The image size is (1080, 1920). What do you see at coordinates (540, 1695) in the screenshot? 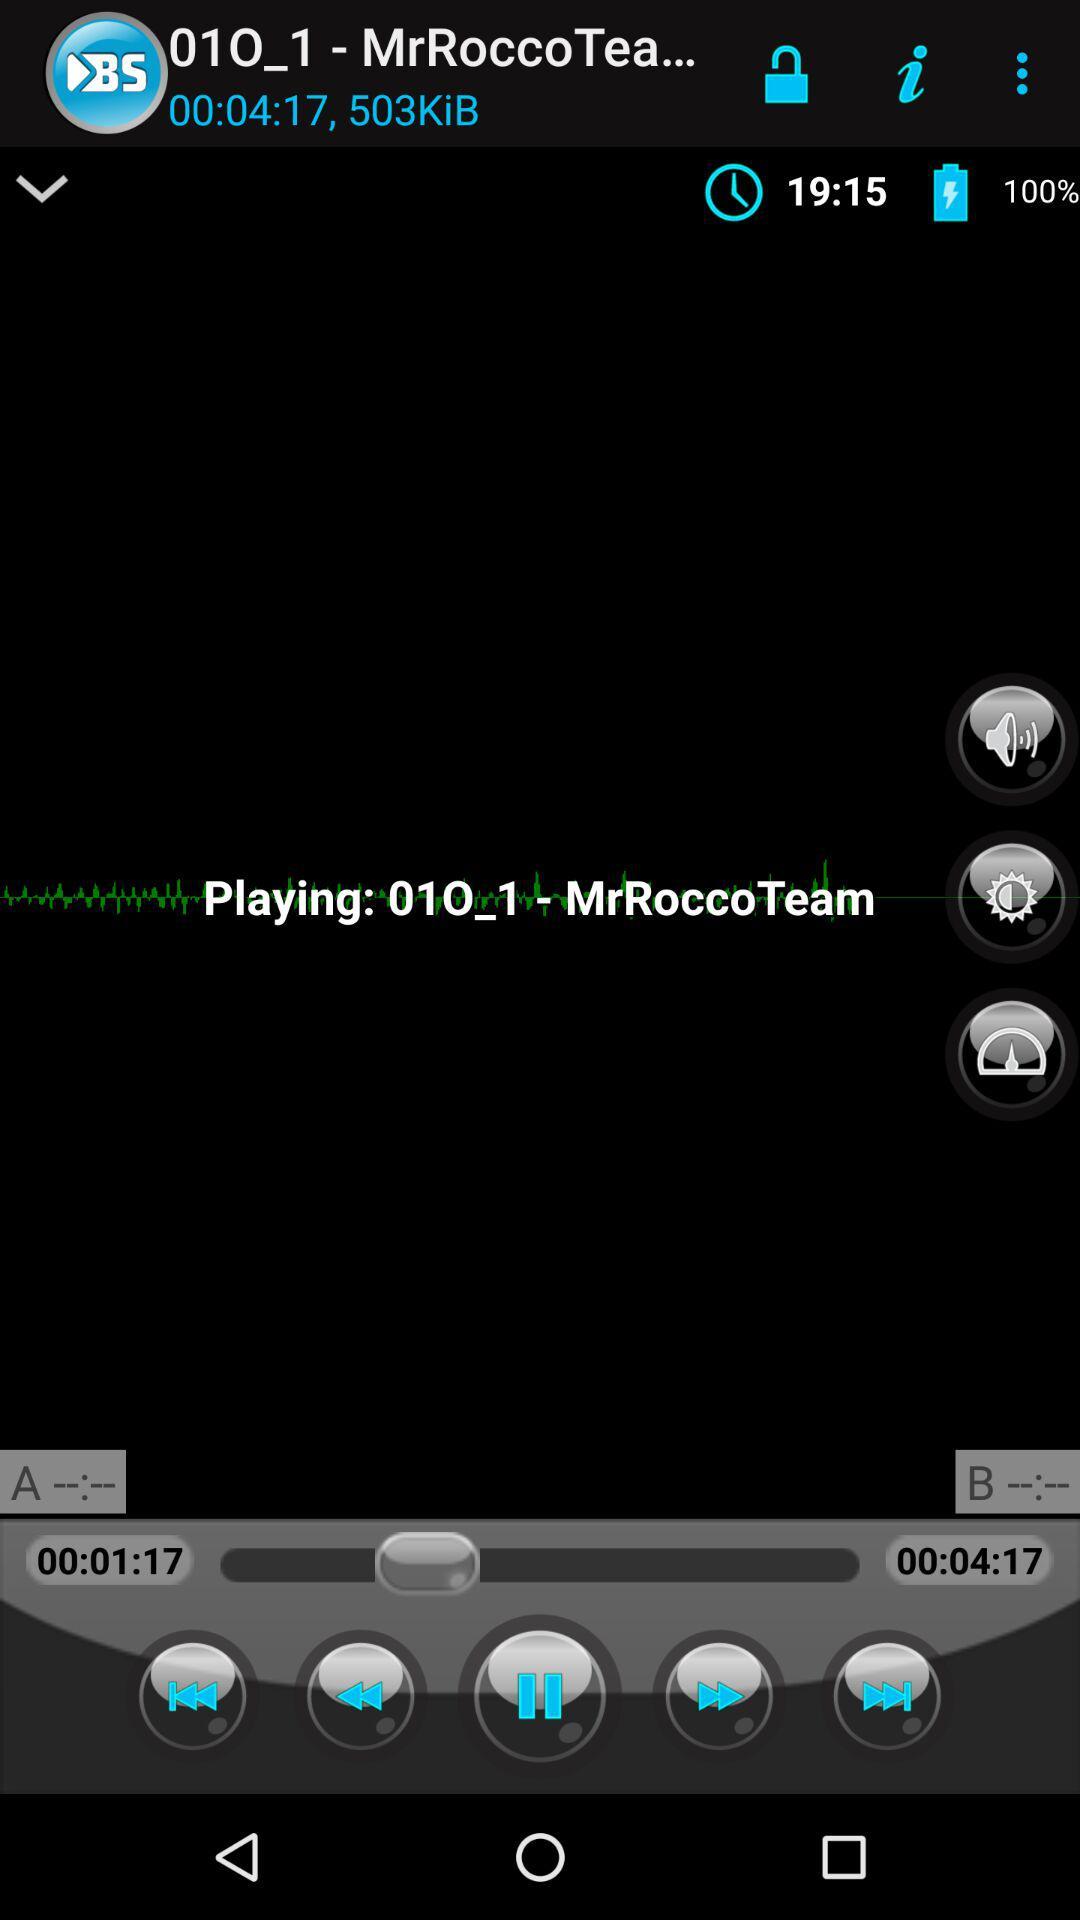
I see `pause the player` at bounding box center [540, 1695].